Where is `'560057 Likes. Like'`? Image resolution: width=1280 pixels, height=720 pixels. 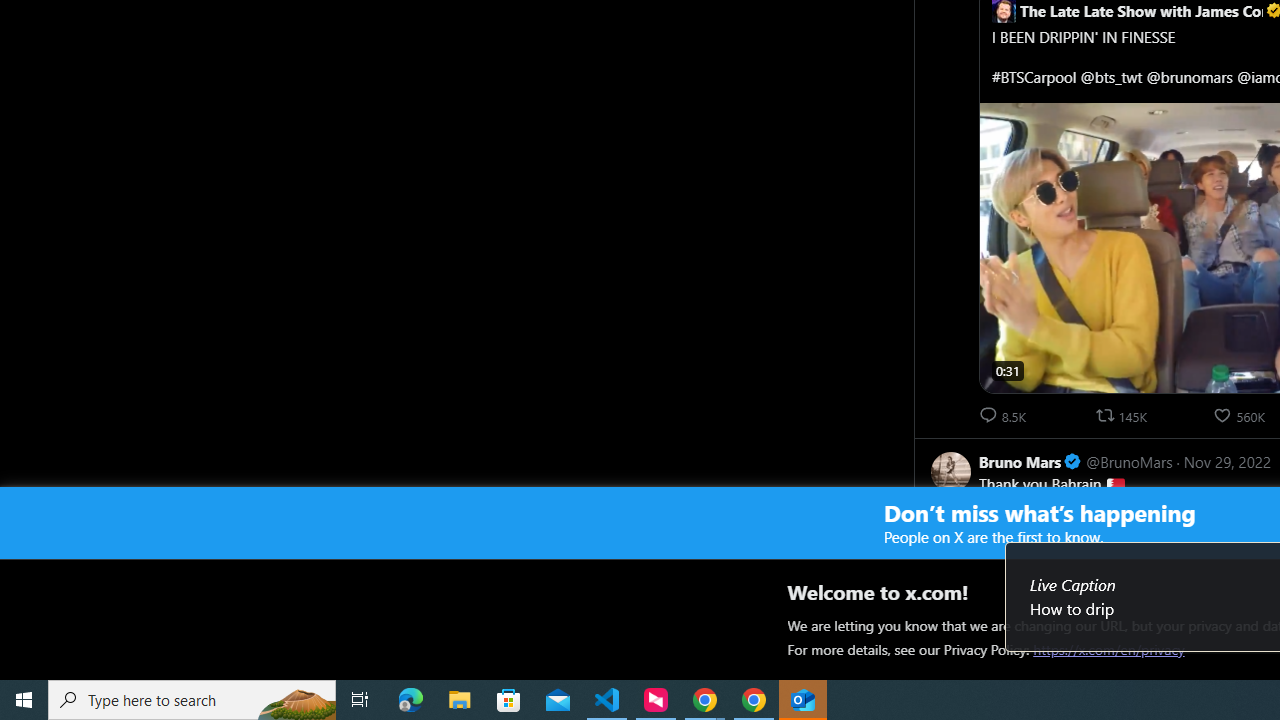 '560057 Likes. Like' is located at coordinates (1239, 414).